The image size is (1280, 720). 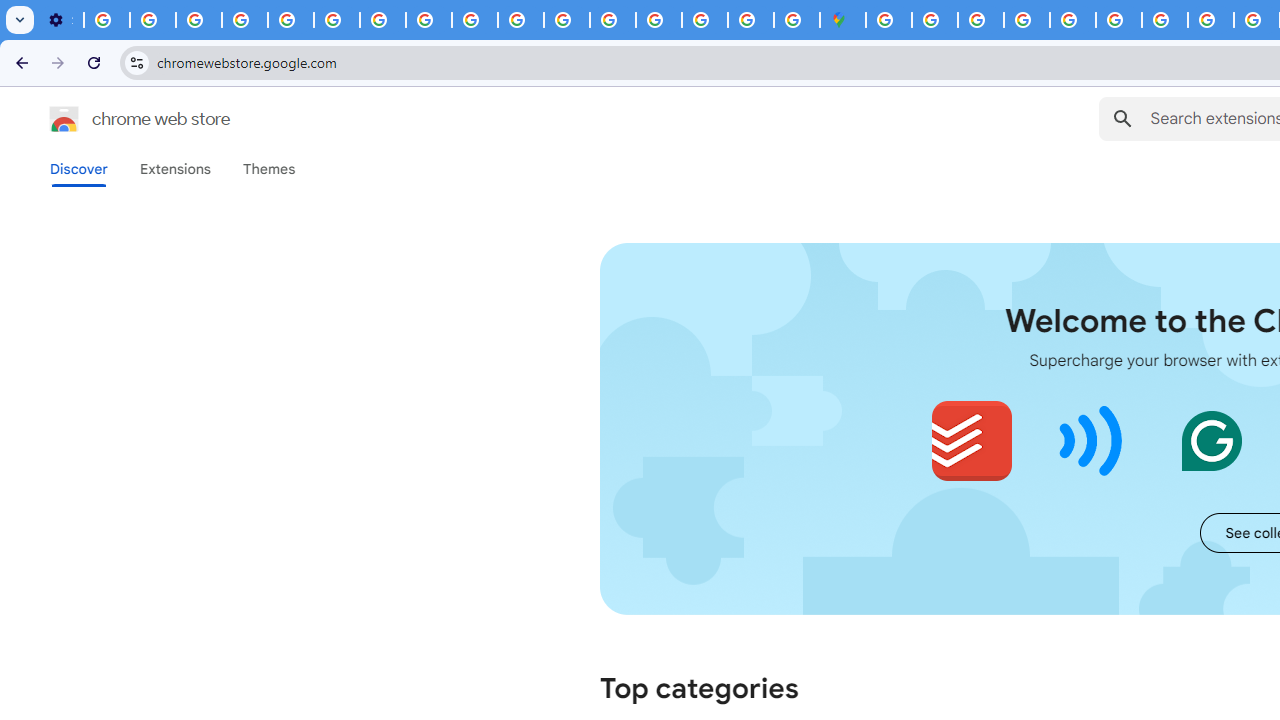 What do you see at coordinates (1210, 440) in the screenshot?
I see `'Grammarly: AI Writing and Grammar Checker App'` at bounding box center [1210, 440].